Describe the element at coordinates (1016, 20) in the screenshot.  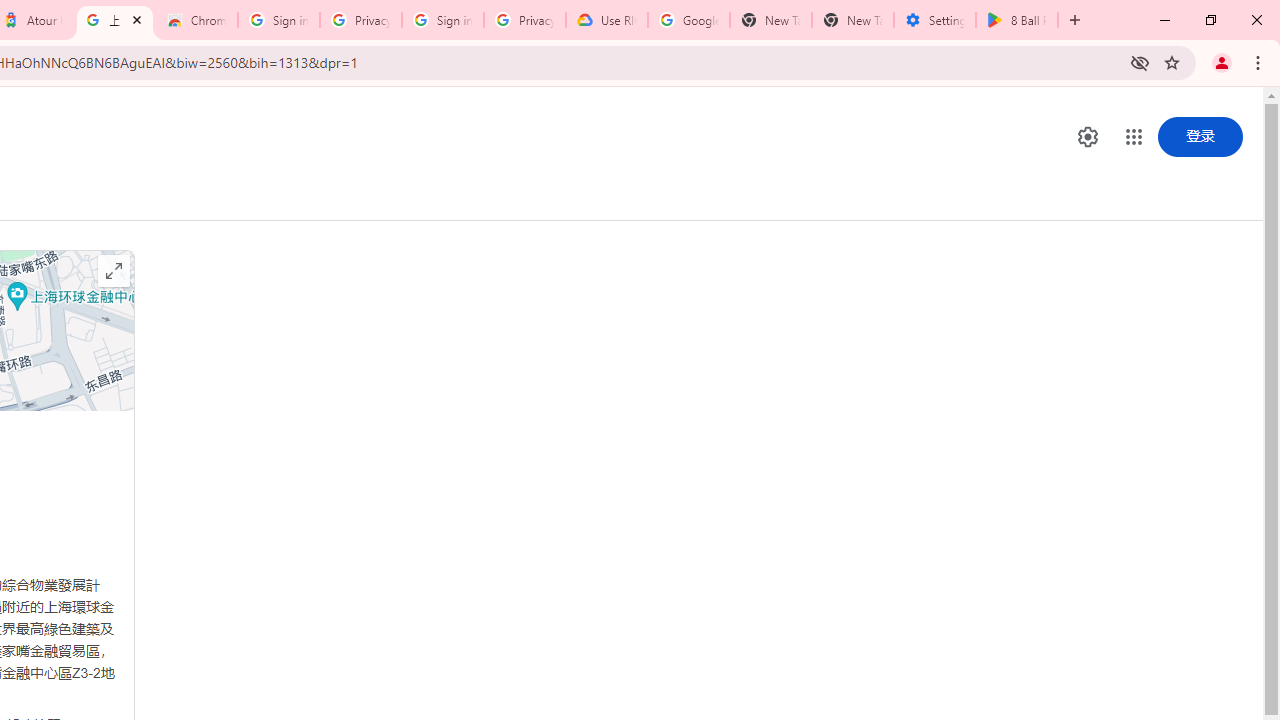
I see `'8 Ball Pool - Apps on Google Play'` at that location.